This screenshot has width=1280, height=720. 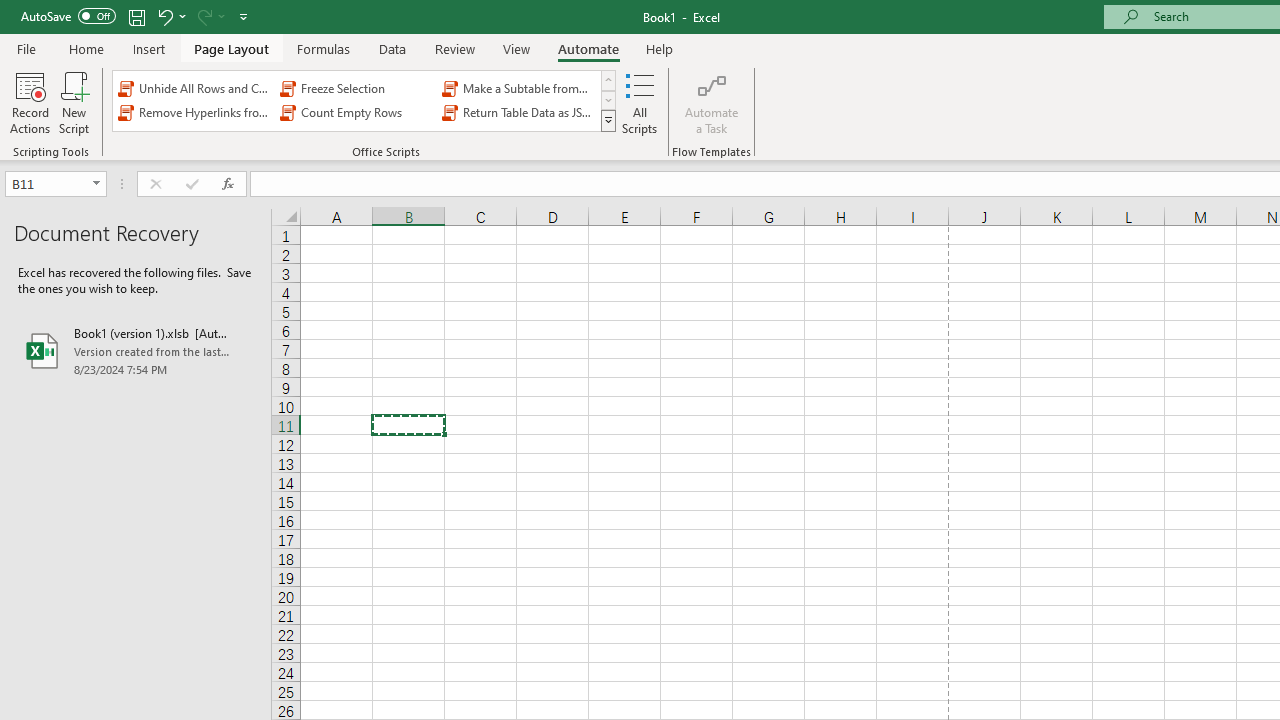 What do you see at coordinates (640, 103) in the screenshot?
I see `'All Scripts'` at bounding box center [640, 103].